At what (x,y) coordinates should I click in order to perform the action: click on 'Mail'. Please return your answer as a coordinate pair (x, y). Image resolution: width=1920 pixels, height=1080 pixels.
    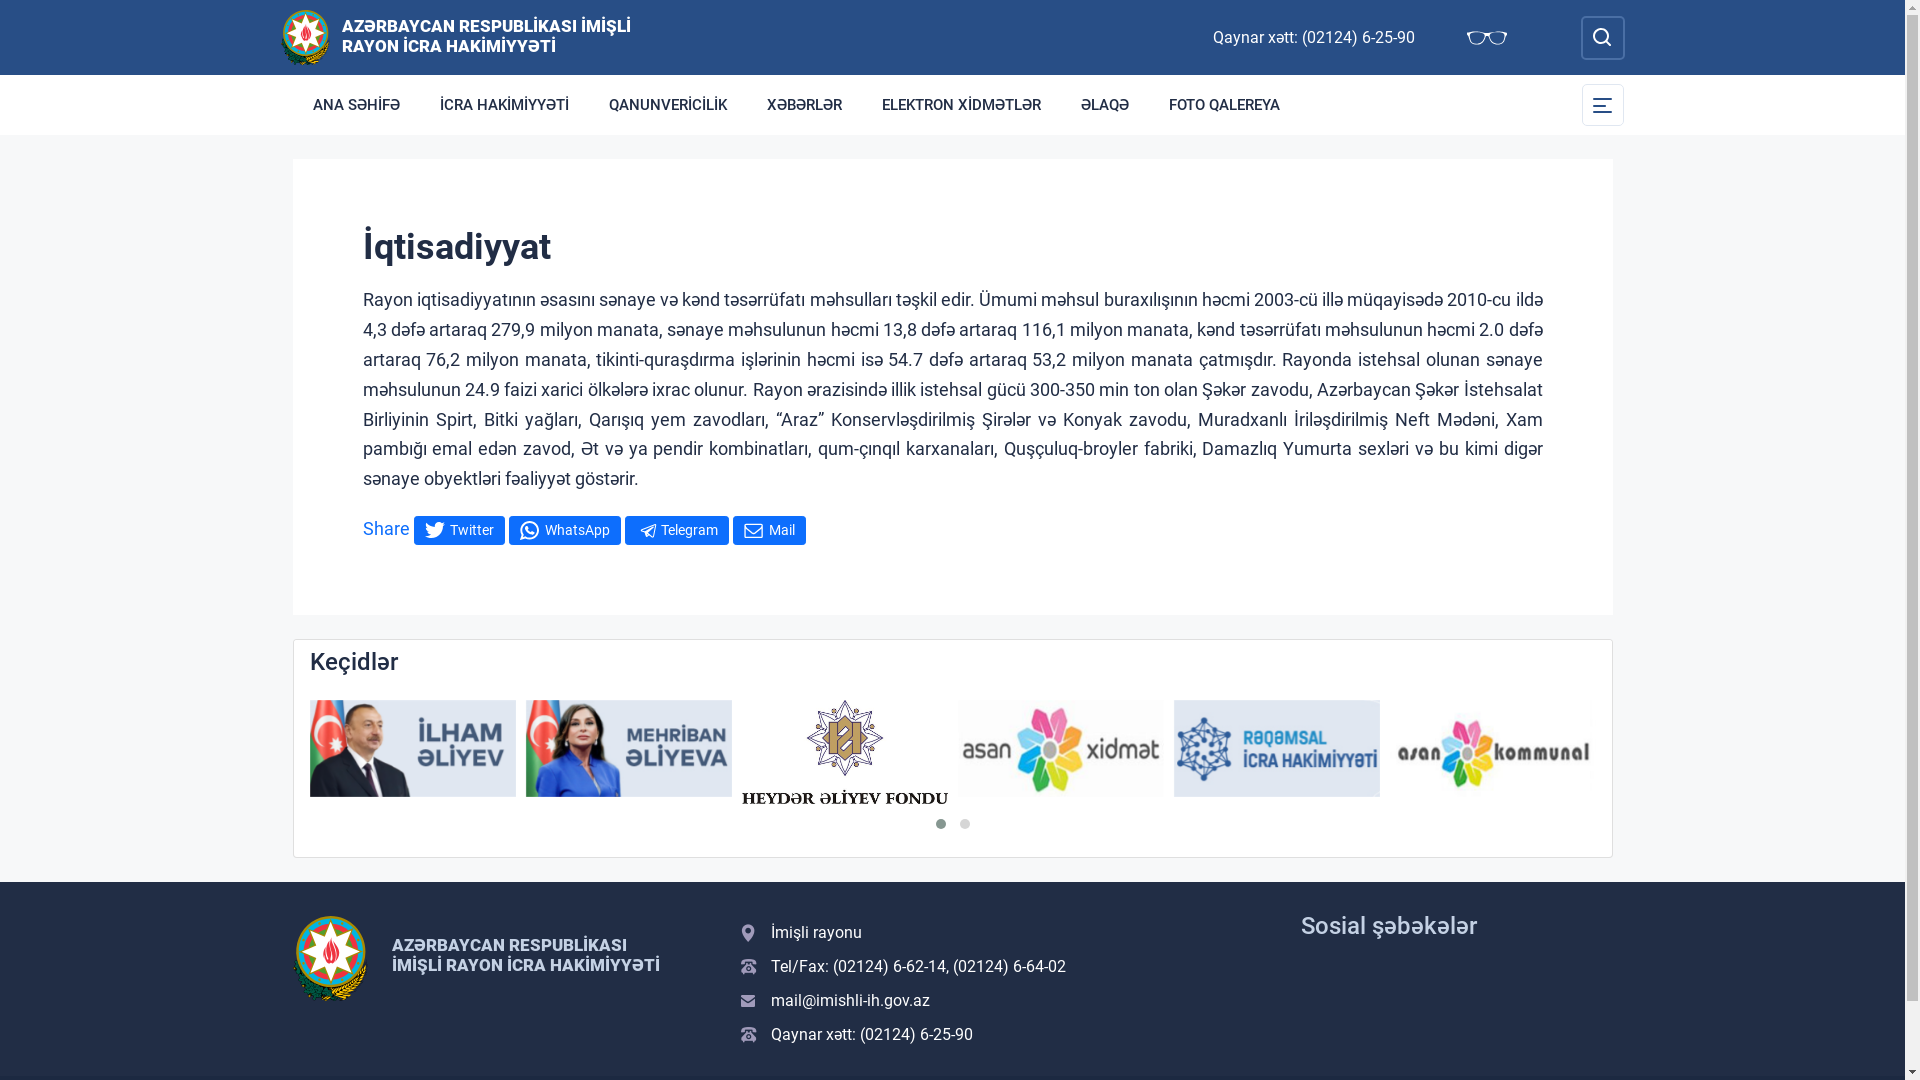
    Looking at the image, I should click on (767, 529).